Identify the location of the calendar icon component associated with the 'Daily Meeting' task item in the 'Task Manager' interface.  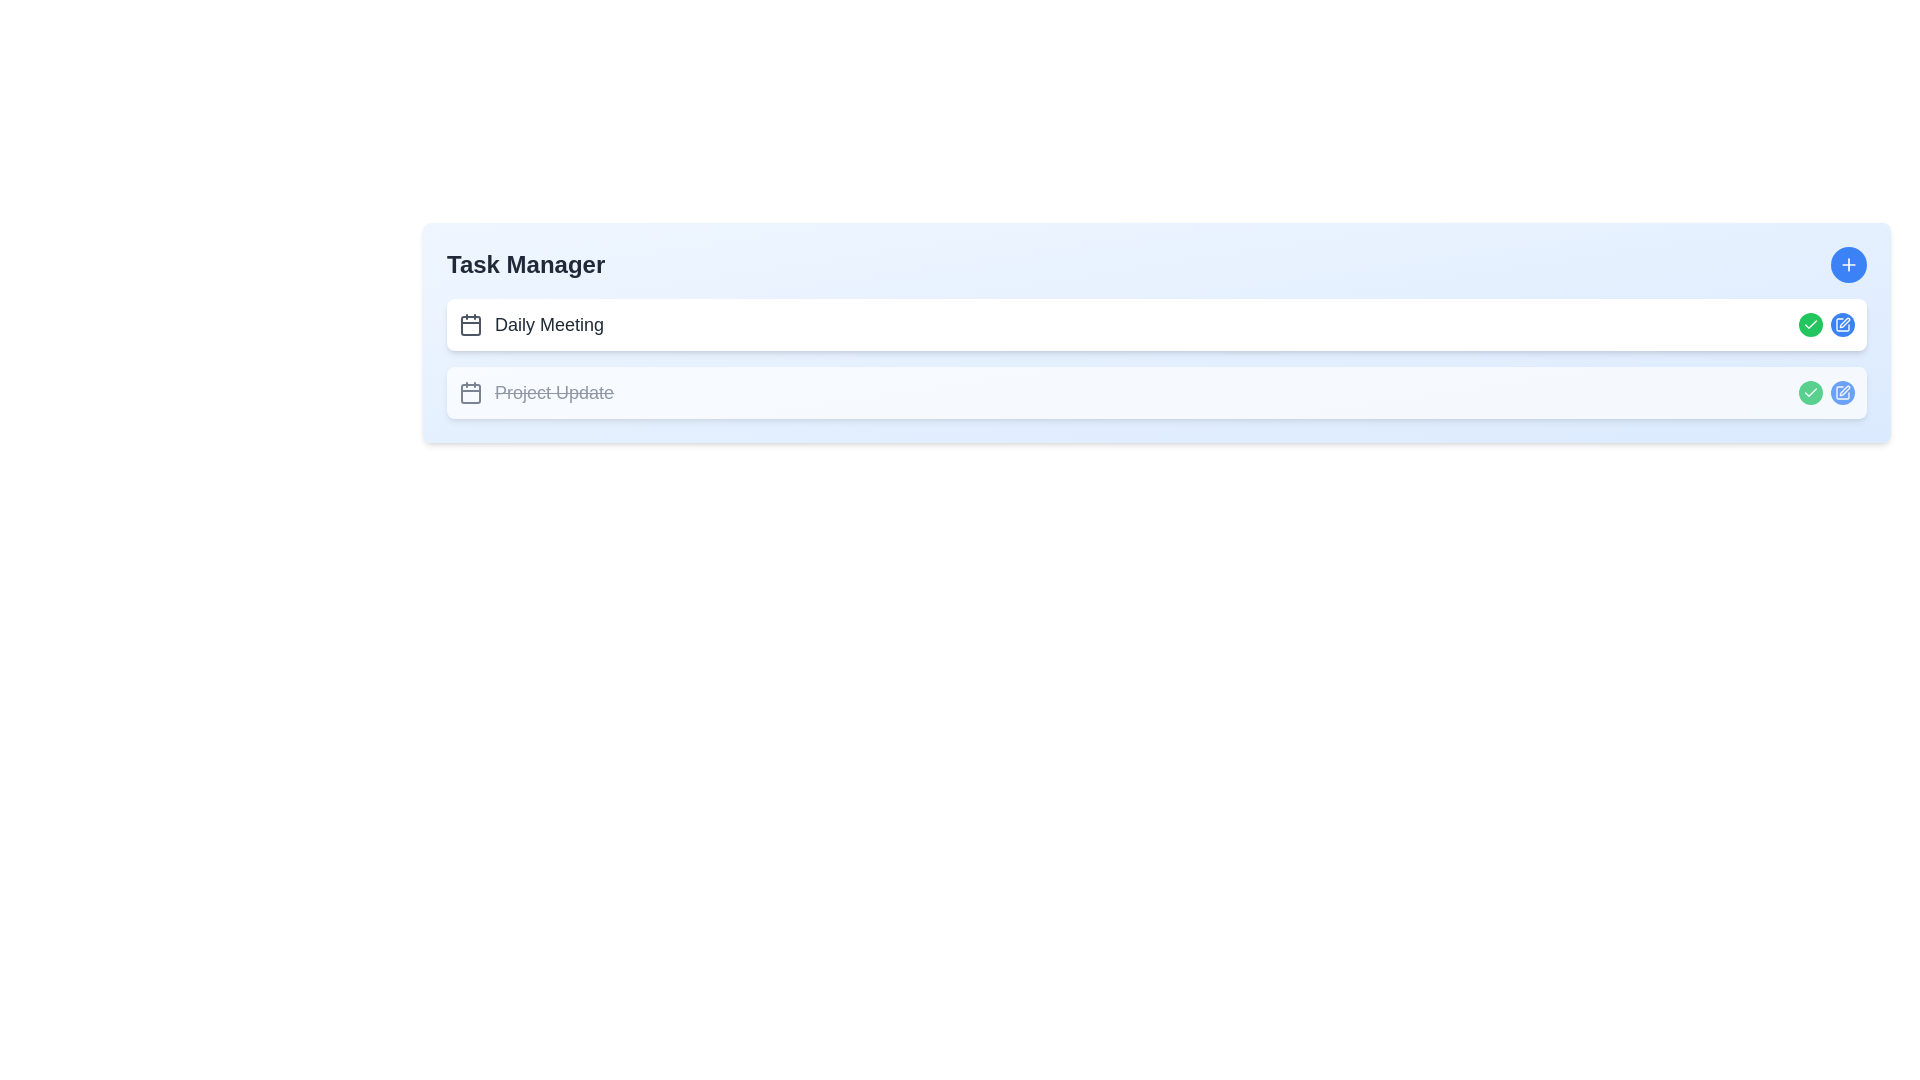
(469, 325).